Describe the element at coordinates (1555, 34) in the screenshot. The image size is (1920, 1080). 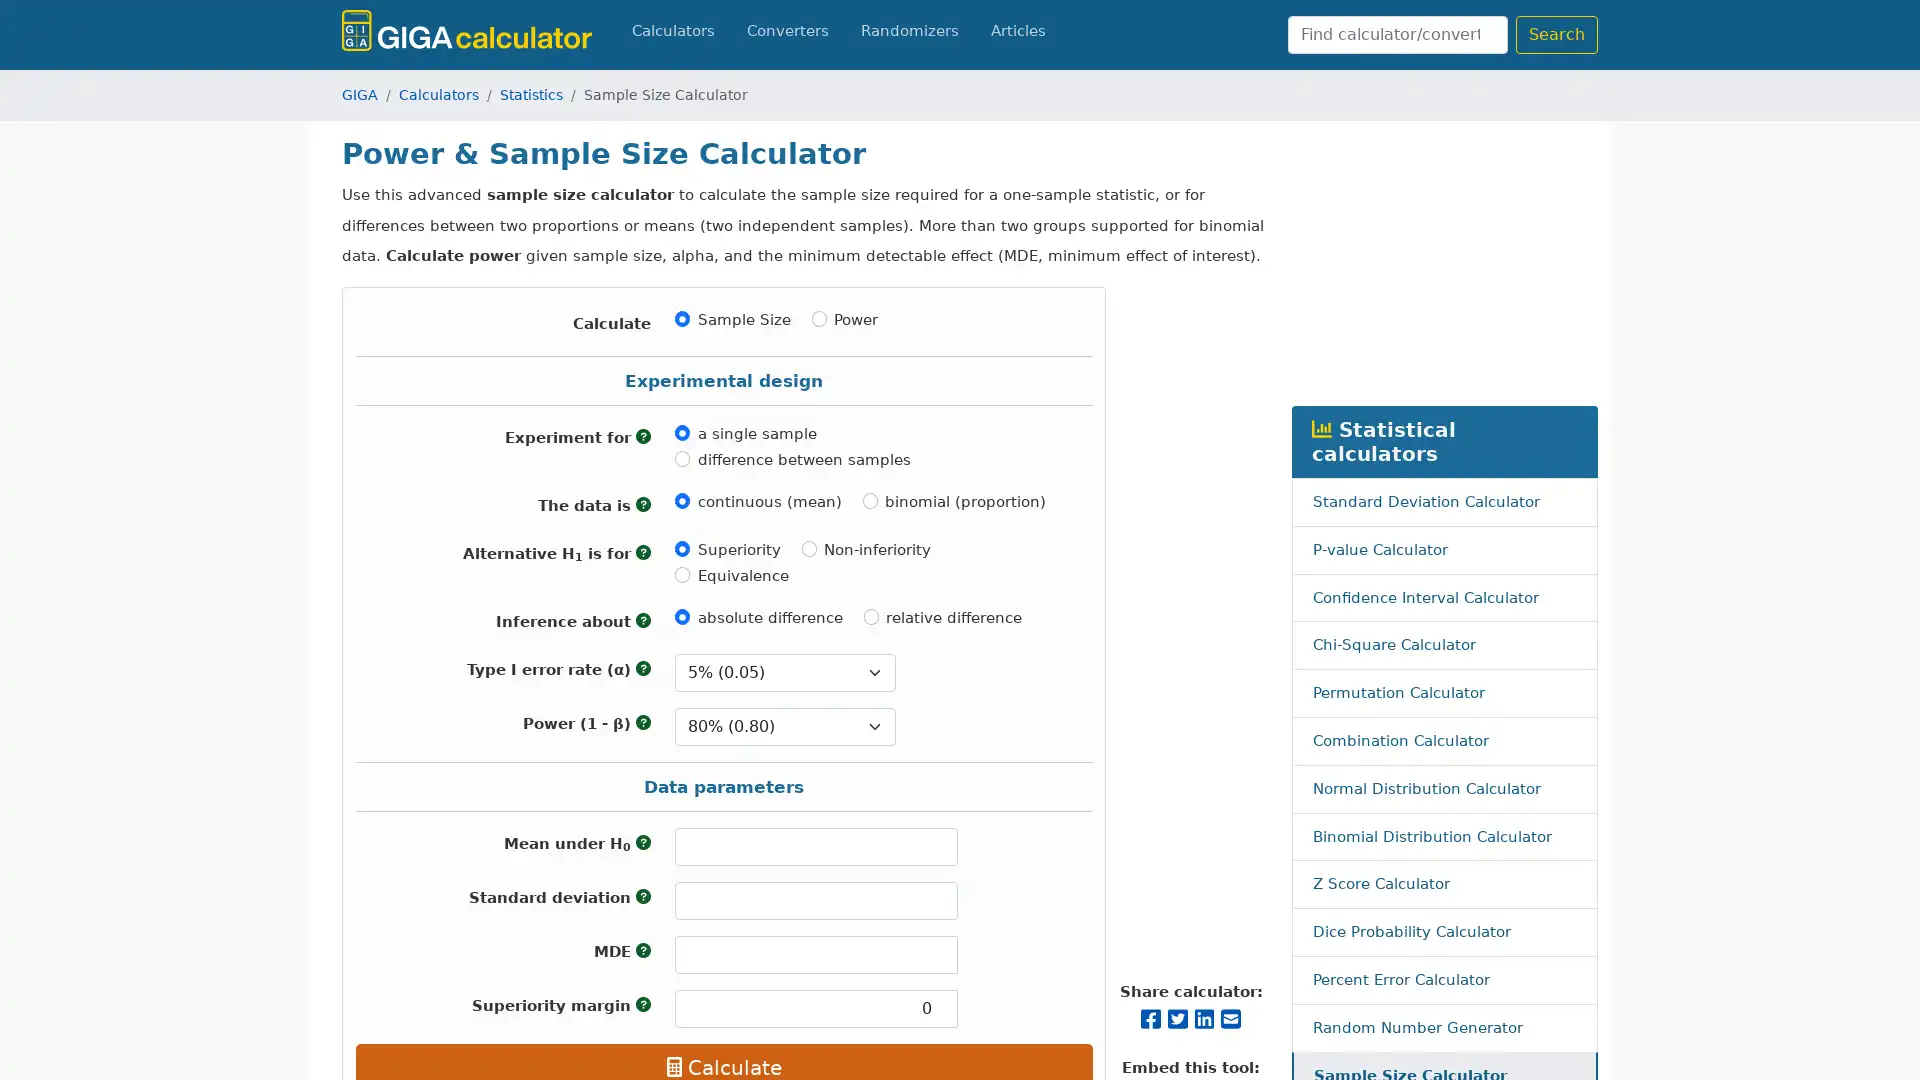
I see `Search` at that location.